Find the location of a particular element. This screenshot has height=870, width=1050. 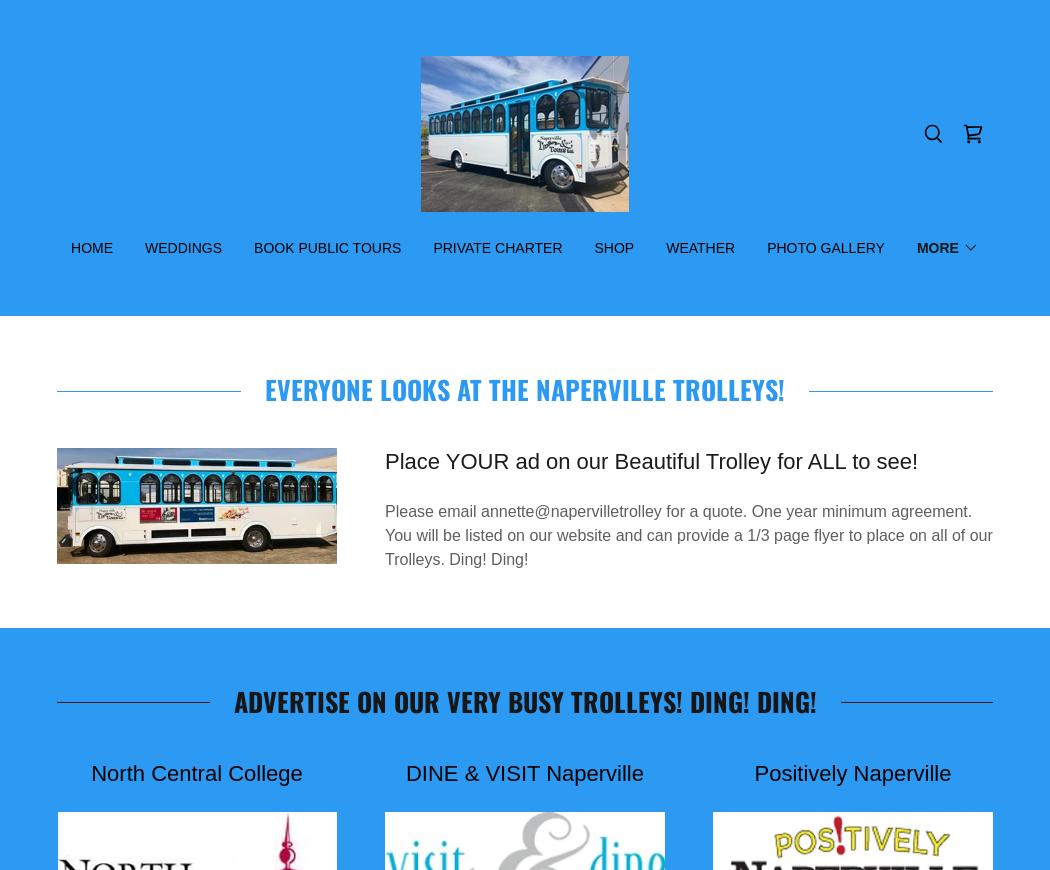

'Shop' is located at coordinates (614, 248).